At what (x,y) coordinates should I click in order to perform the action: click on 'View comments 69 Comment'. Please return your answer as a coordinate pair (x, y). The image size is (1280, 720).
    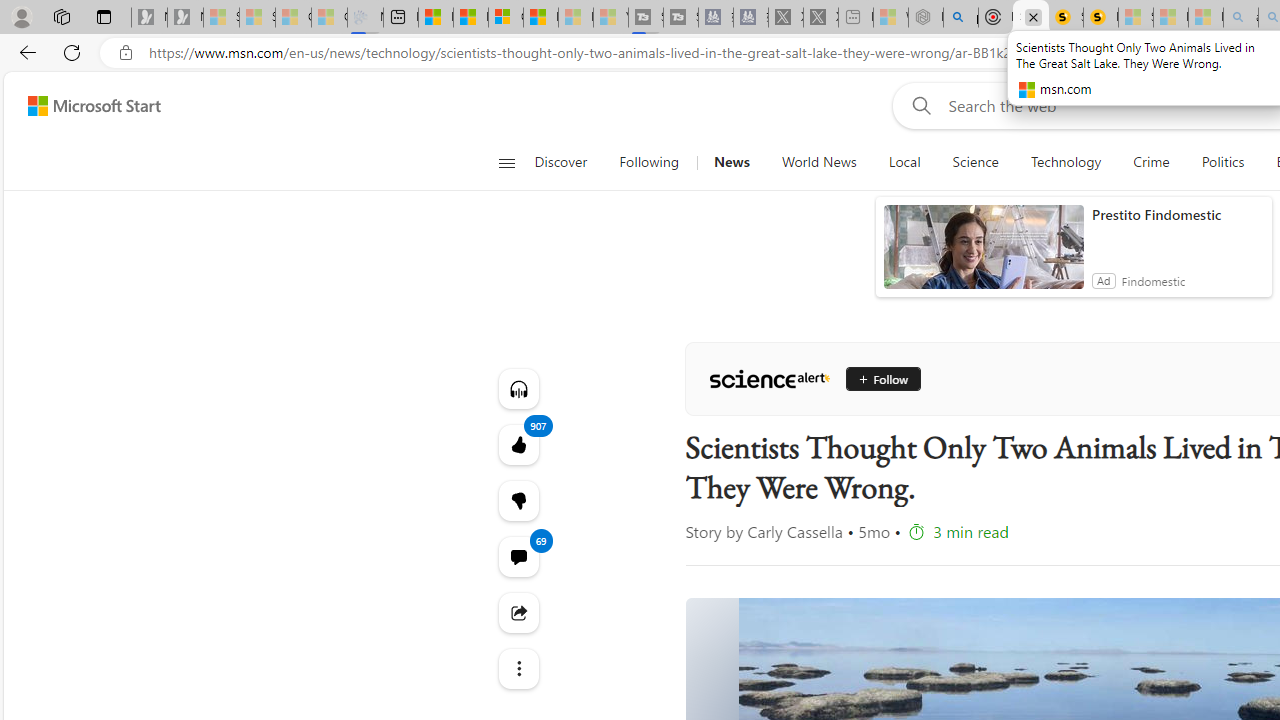
    Looking at the image, I should click on (518, 556).